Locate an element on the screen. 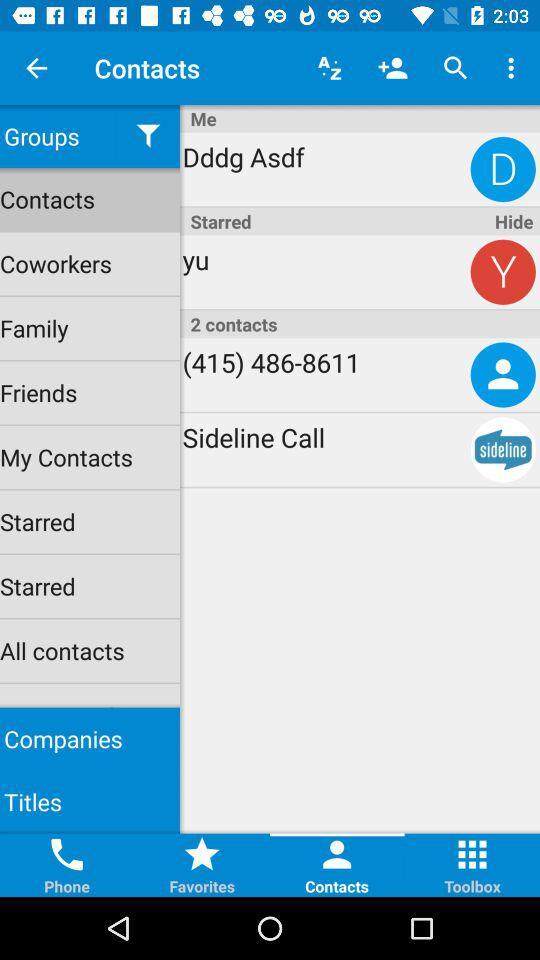  the filter icon is located at coordinates (147, 135).